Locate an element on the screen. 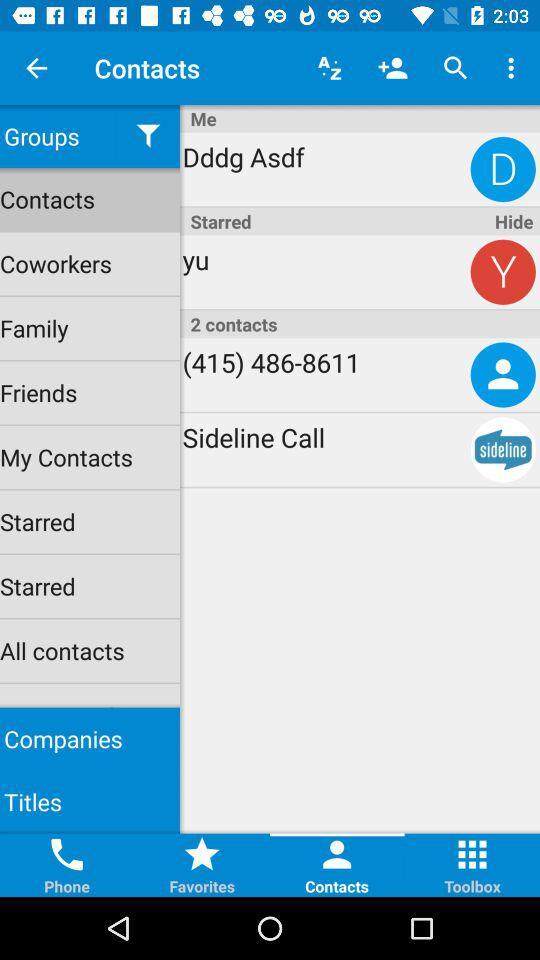  the filter icon is located at coordinates (147, 135).